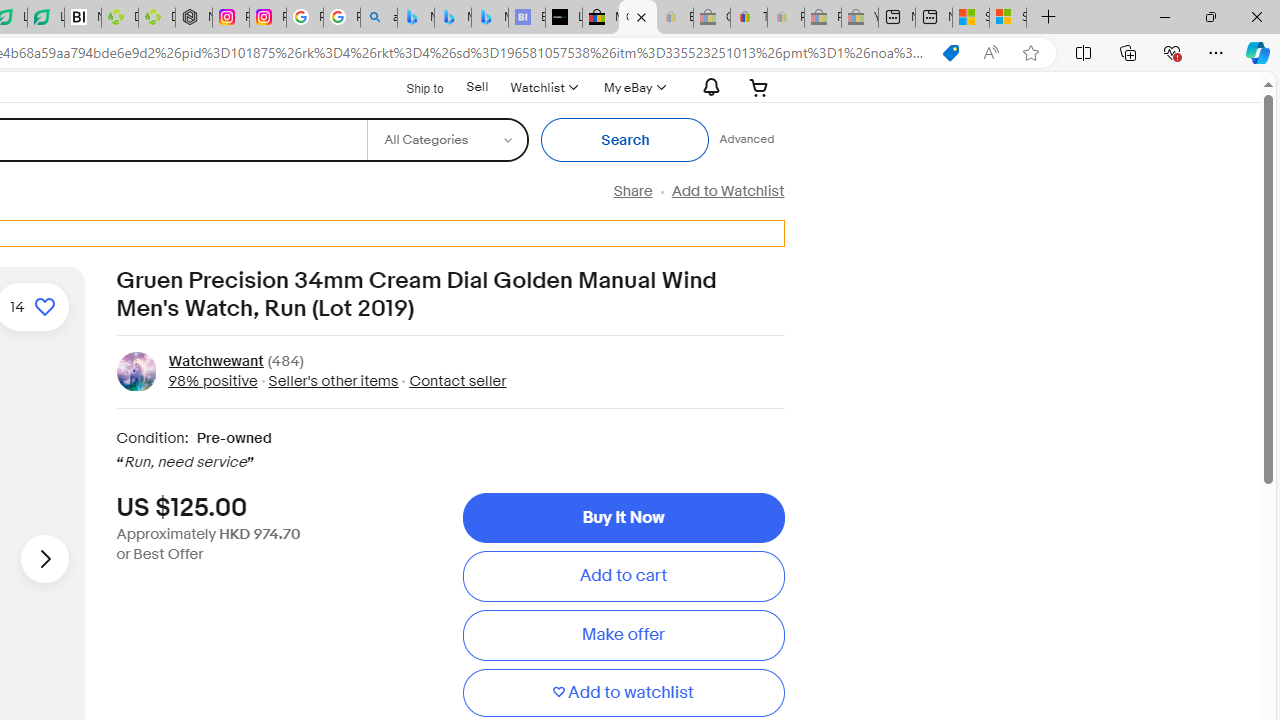 The width and height of the screenshot is (1280, 720). I want to click on 'Sell', so click(476, 86).